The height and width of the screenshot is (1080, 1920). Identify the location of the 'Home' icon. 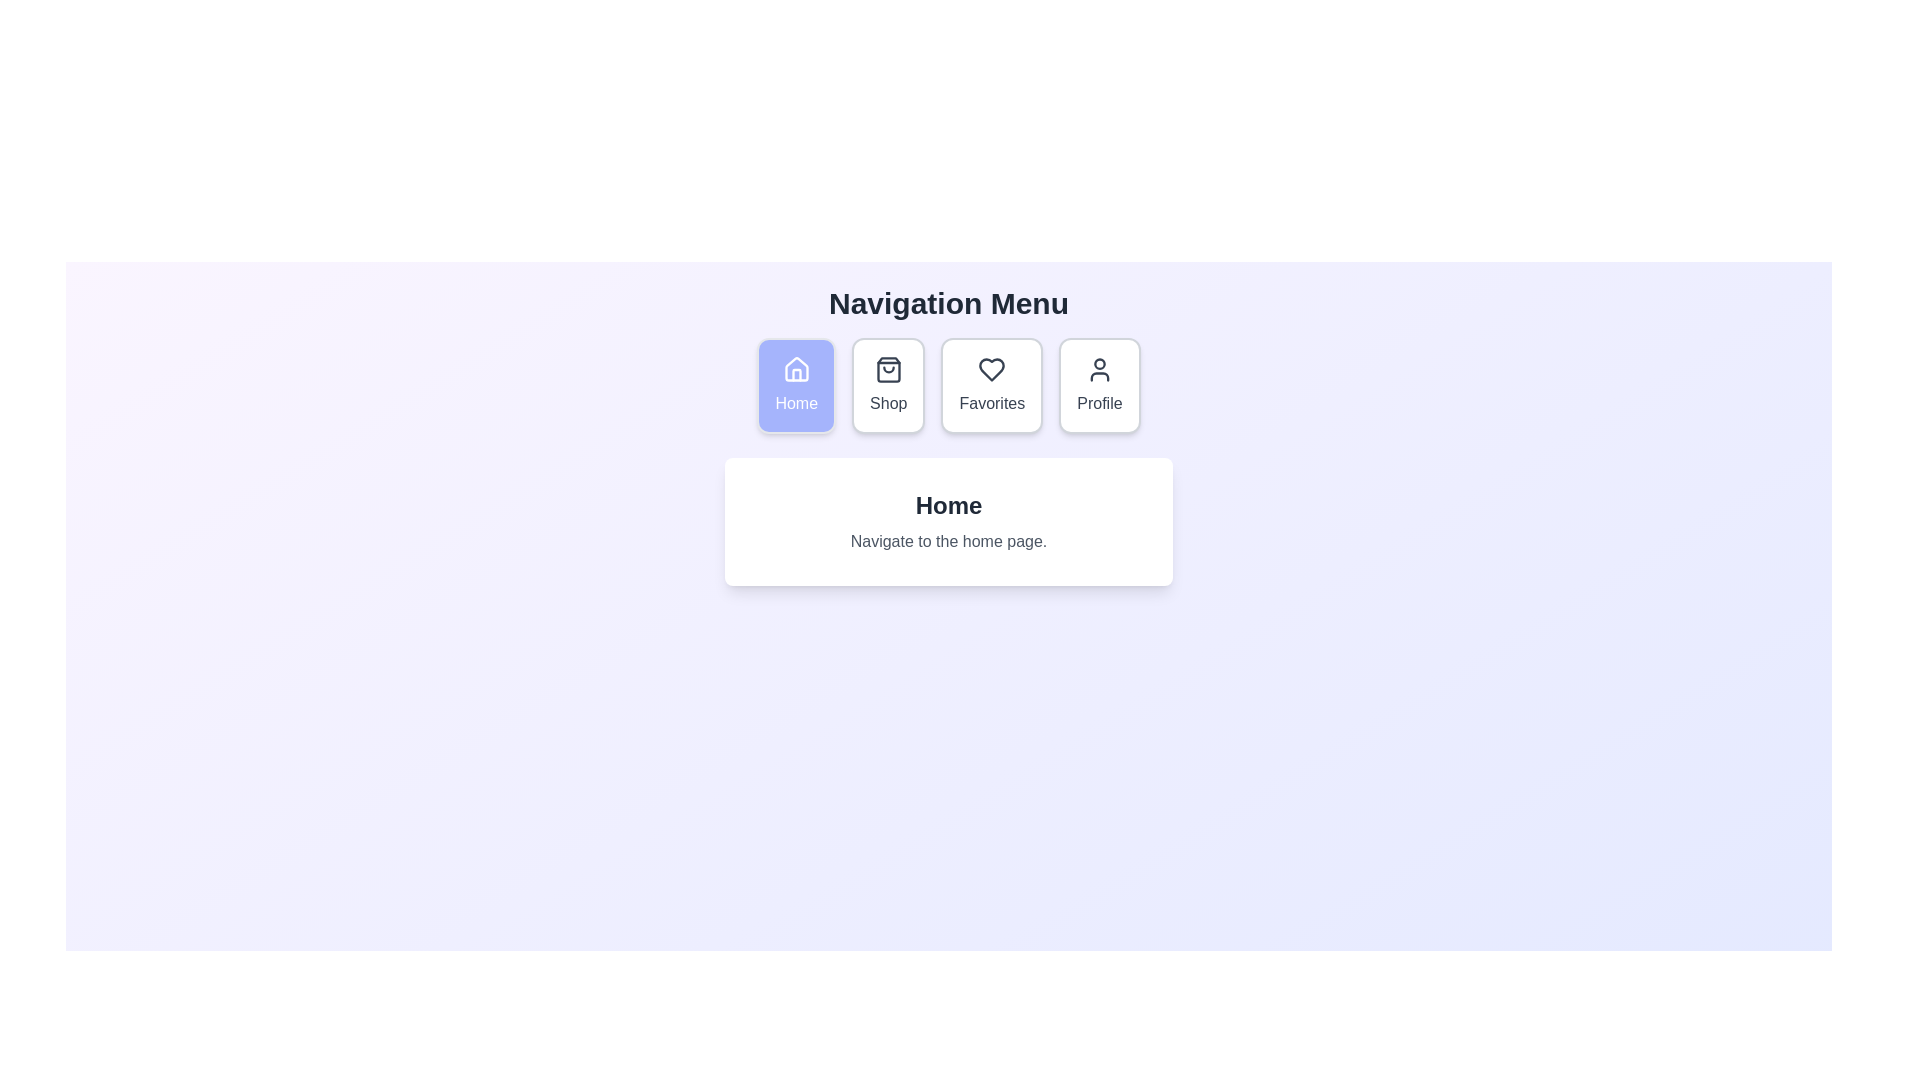
(795, 375).